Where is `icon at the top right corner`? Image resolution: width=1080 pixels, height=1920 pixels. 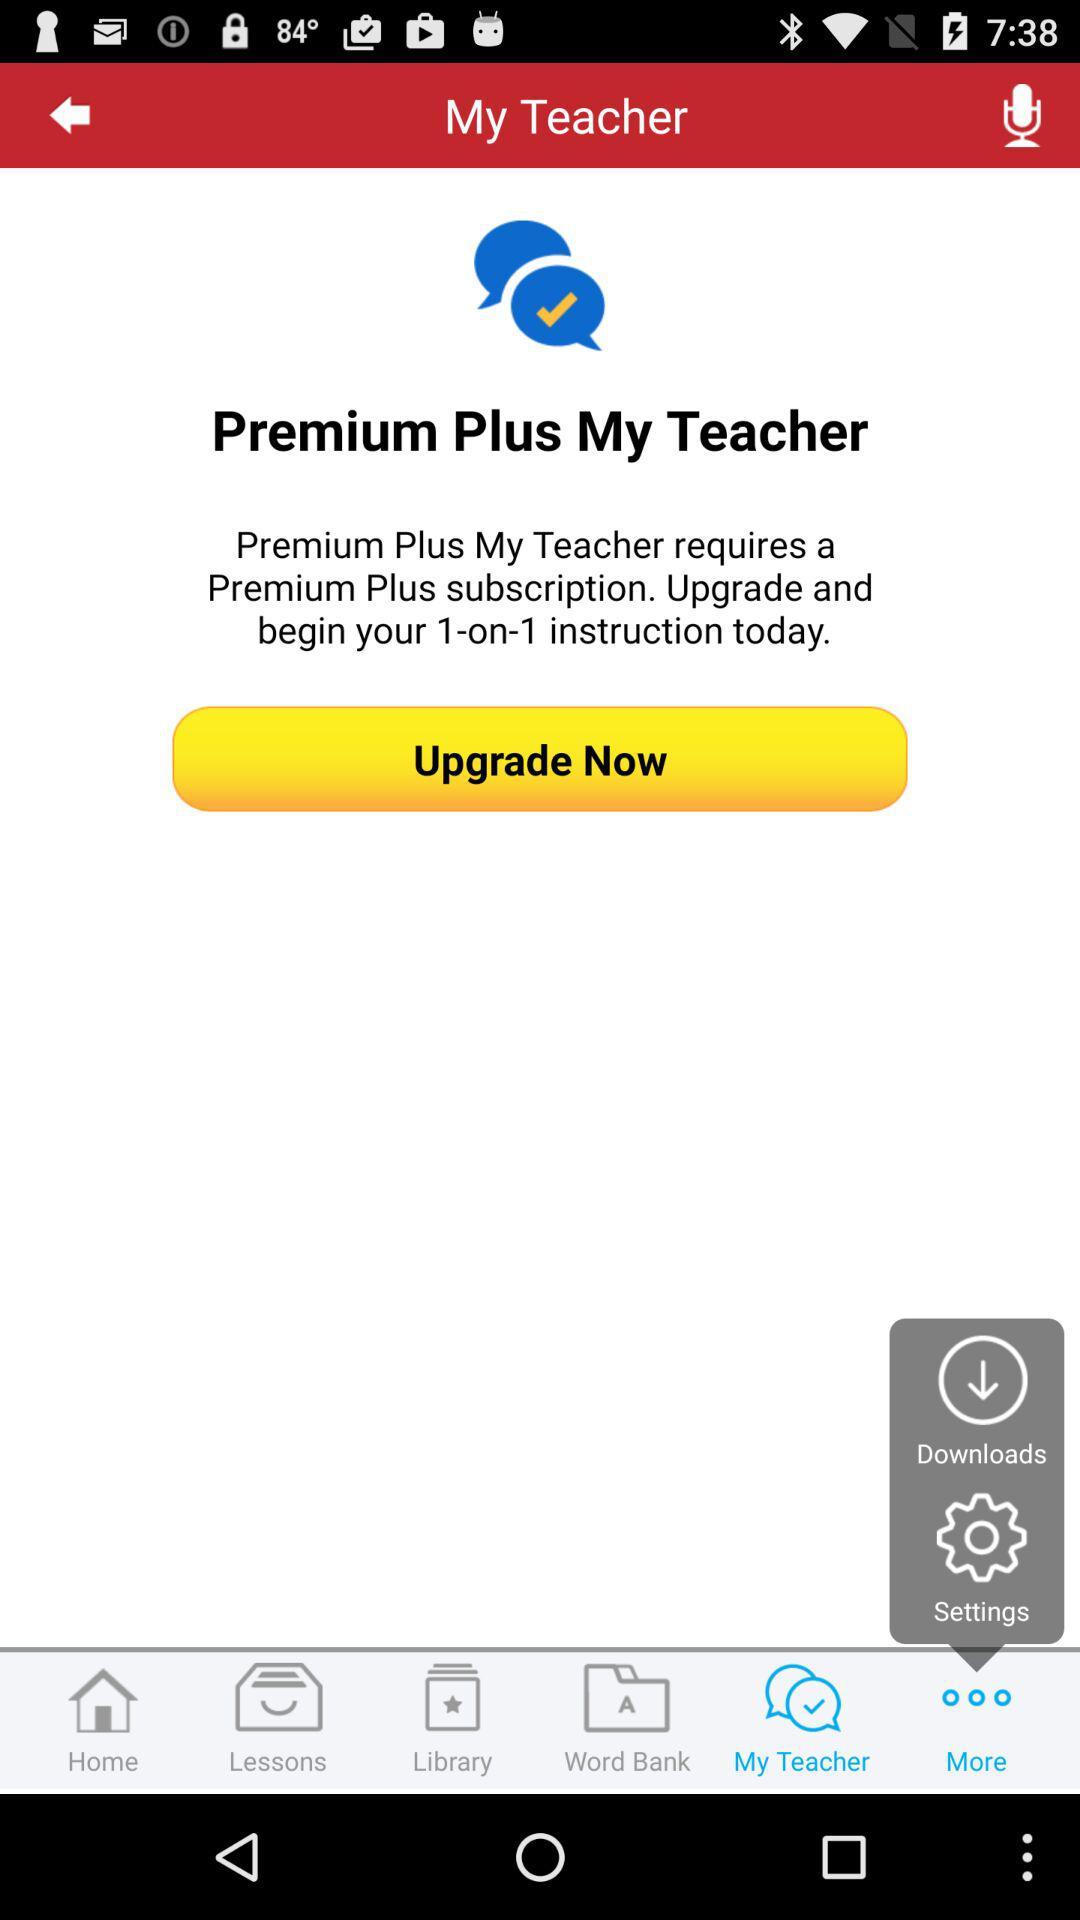 icon at the top right corner is located at coordinates (1022, 114).